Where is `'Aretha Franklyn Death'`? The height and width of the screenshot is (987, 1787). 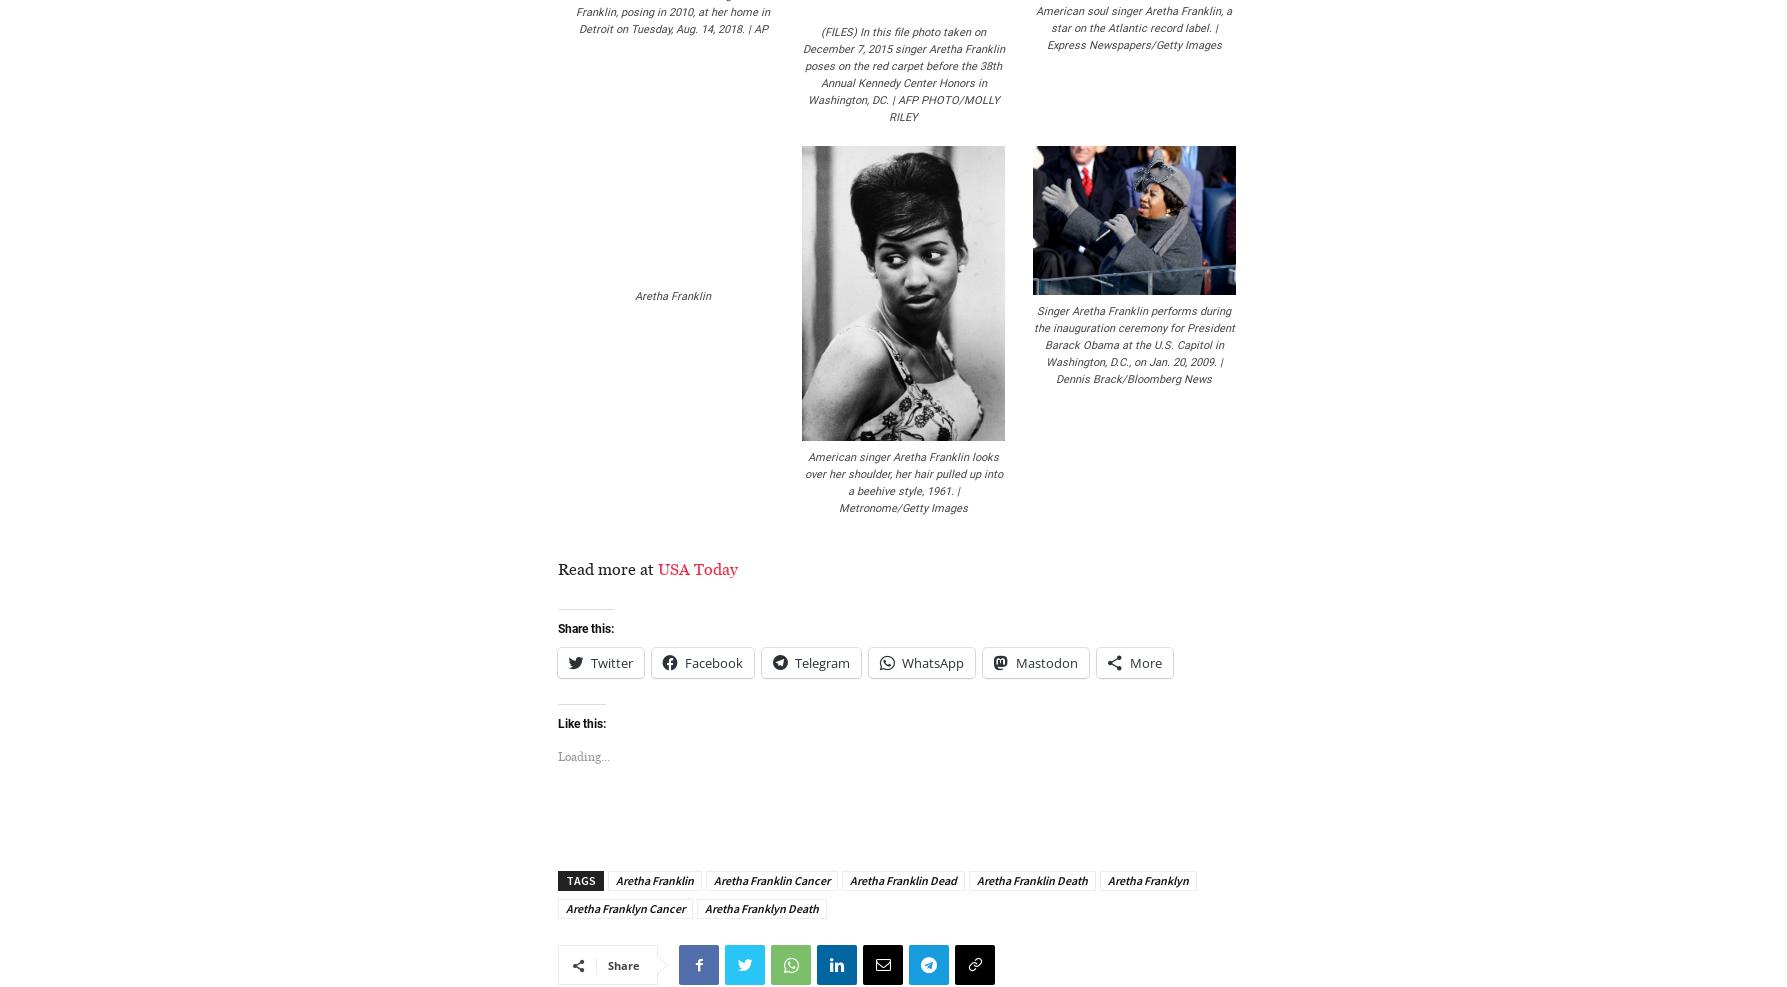 'Aretha Franklyn Death' is located at coordinates (703, 907).